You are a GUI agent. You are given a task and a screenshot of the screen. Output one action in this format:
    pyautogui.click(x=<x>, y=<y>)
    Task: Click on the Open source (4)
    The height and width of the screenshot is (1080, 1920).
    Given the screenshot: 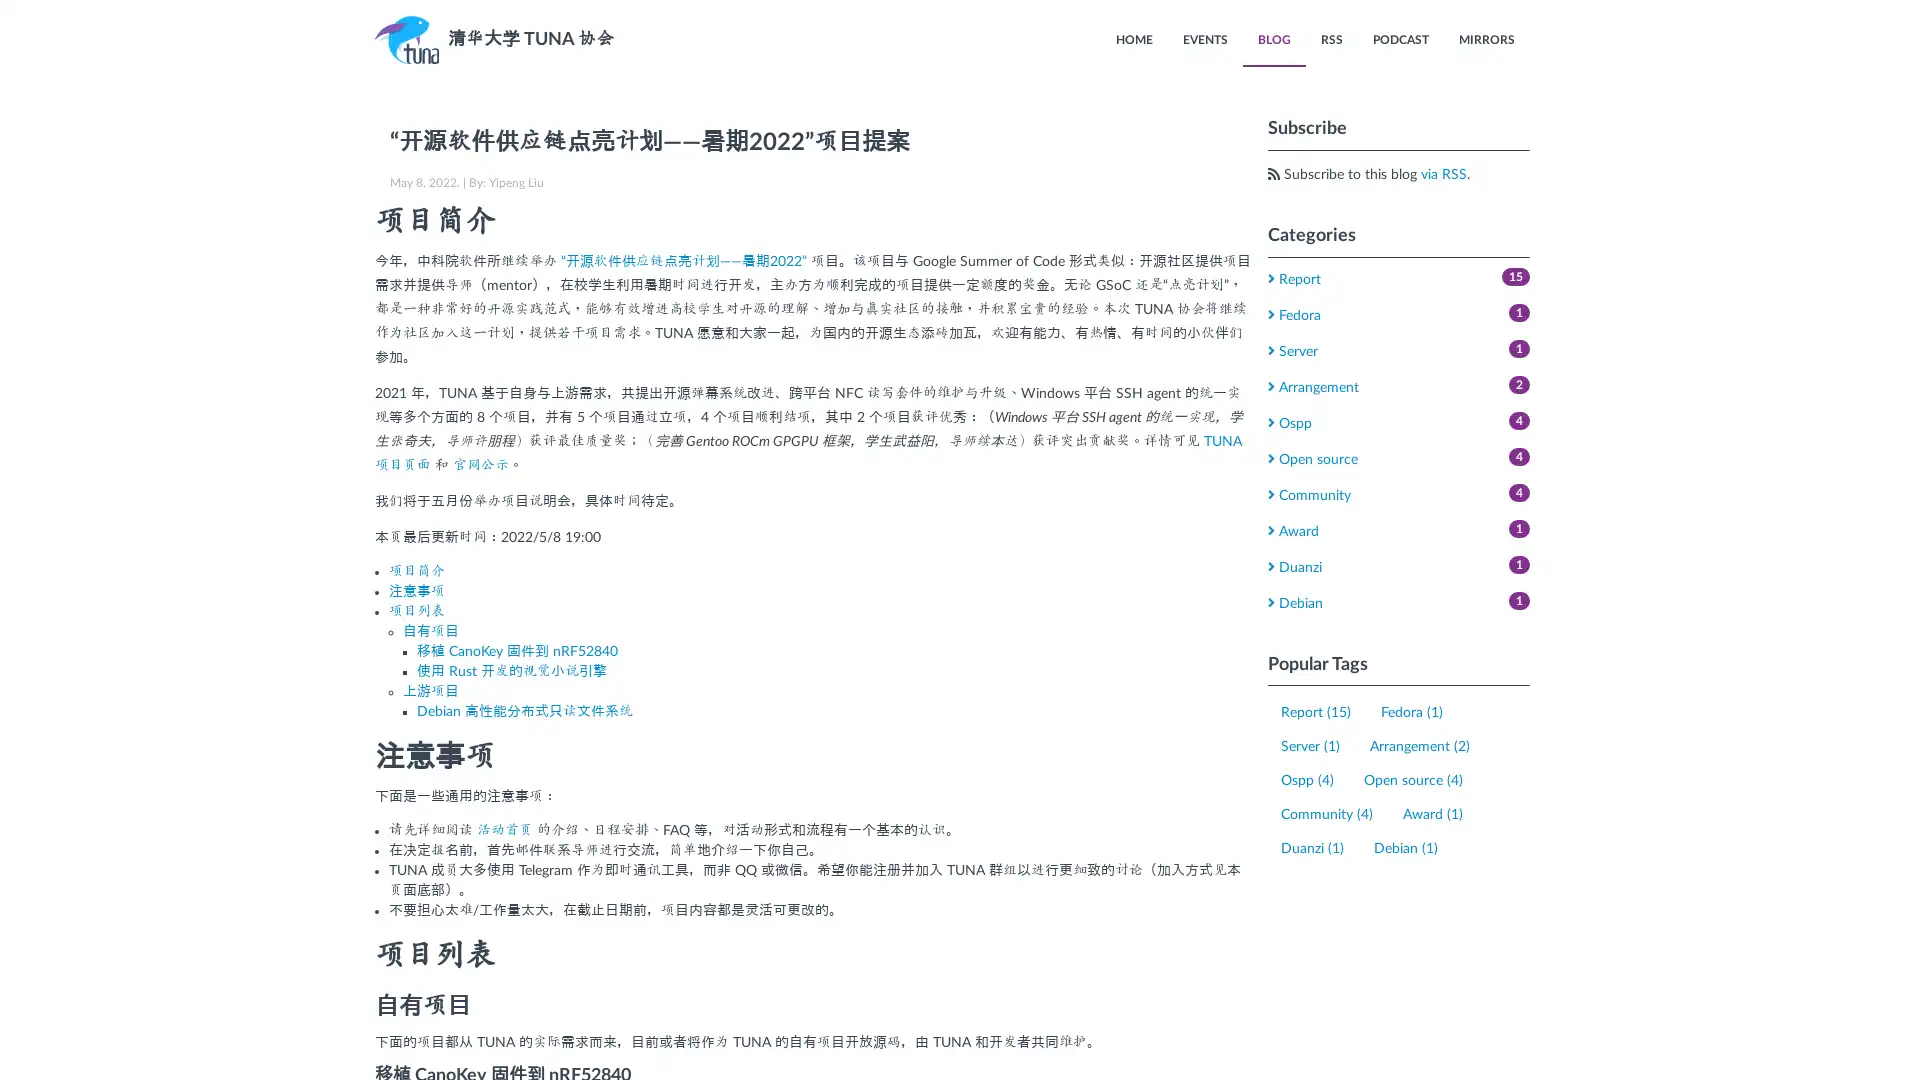 What is the action you would take?
    pyautogui.click(x=1411, y=779)
    